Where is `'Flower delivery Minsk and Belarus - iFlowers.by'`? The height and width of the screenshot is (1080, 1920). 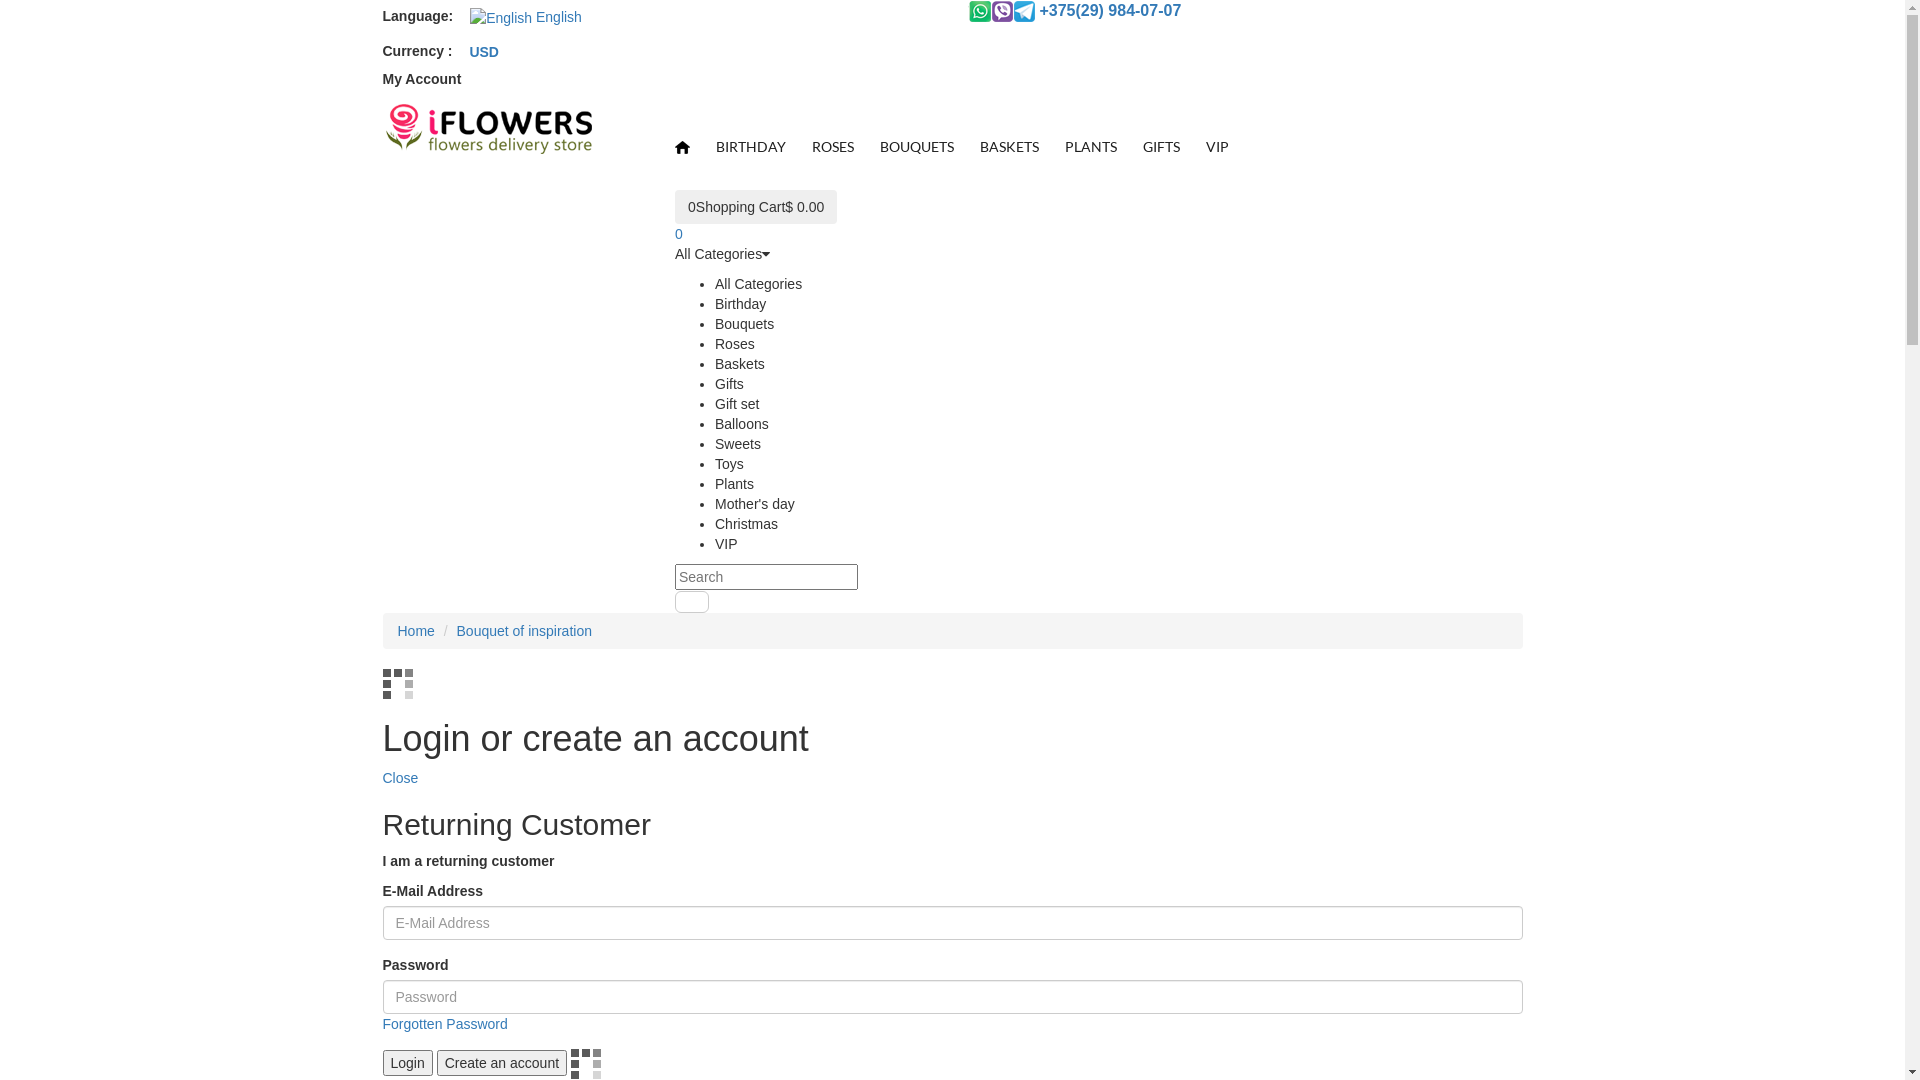
'Flower delivery Minsk and Belarus - iFlowers.by' is located at coordinates (486, 129).